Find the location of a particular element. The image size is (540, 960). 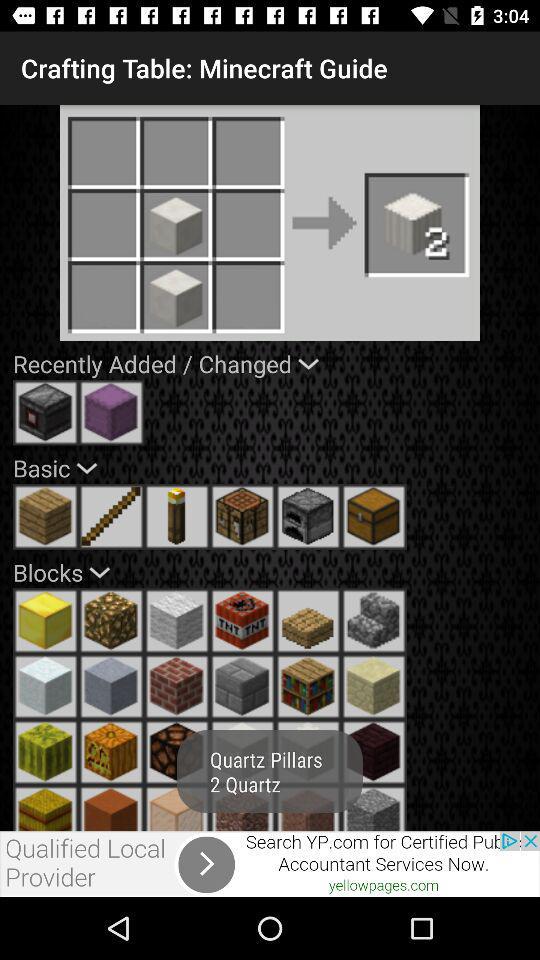

quartz pillars is located at coordinates (374, 620).